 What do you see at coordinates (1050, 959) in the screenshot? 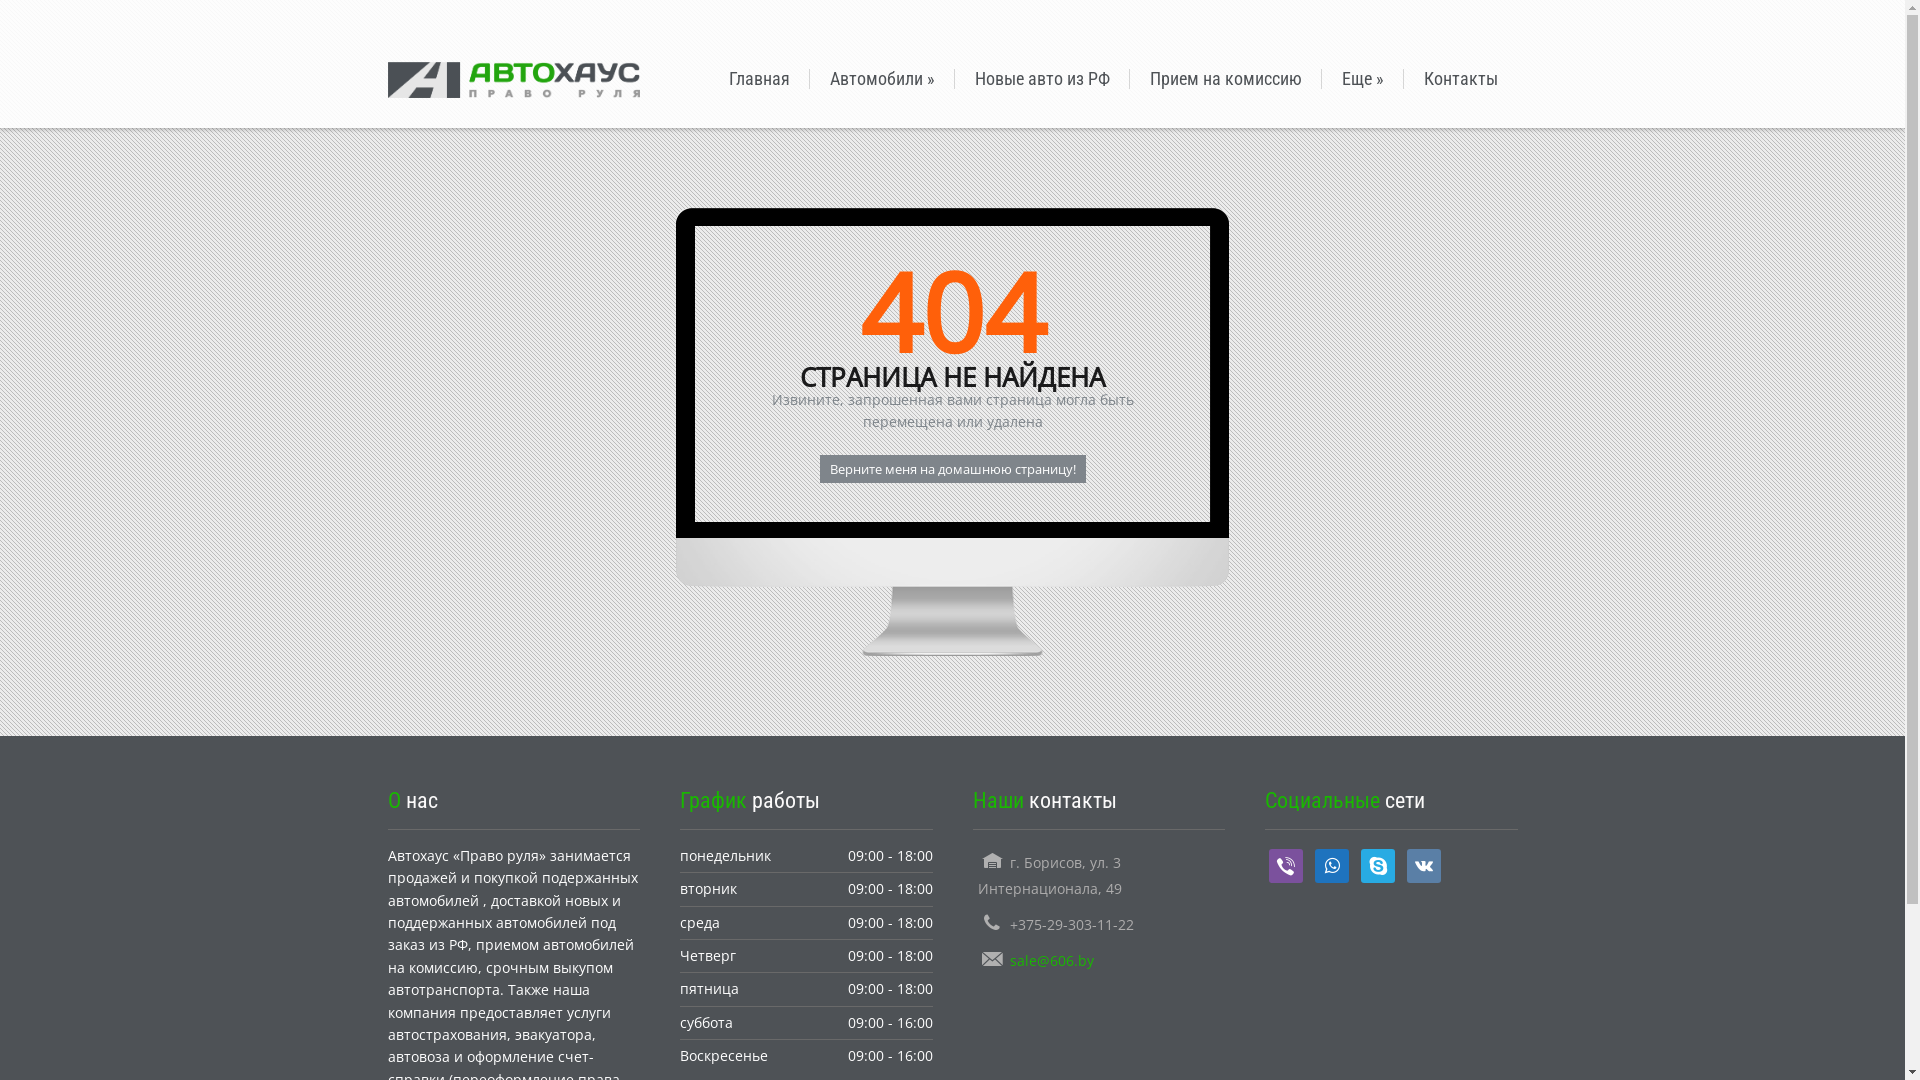
I see `'sale@606.by'` at bounding box center [1050, 959].